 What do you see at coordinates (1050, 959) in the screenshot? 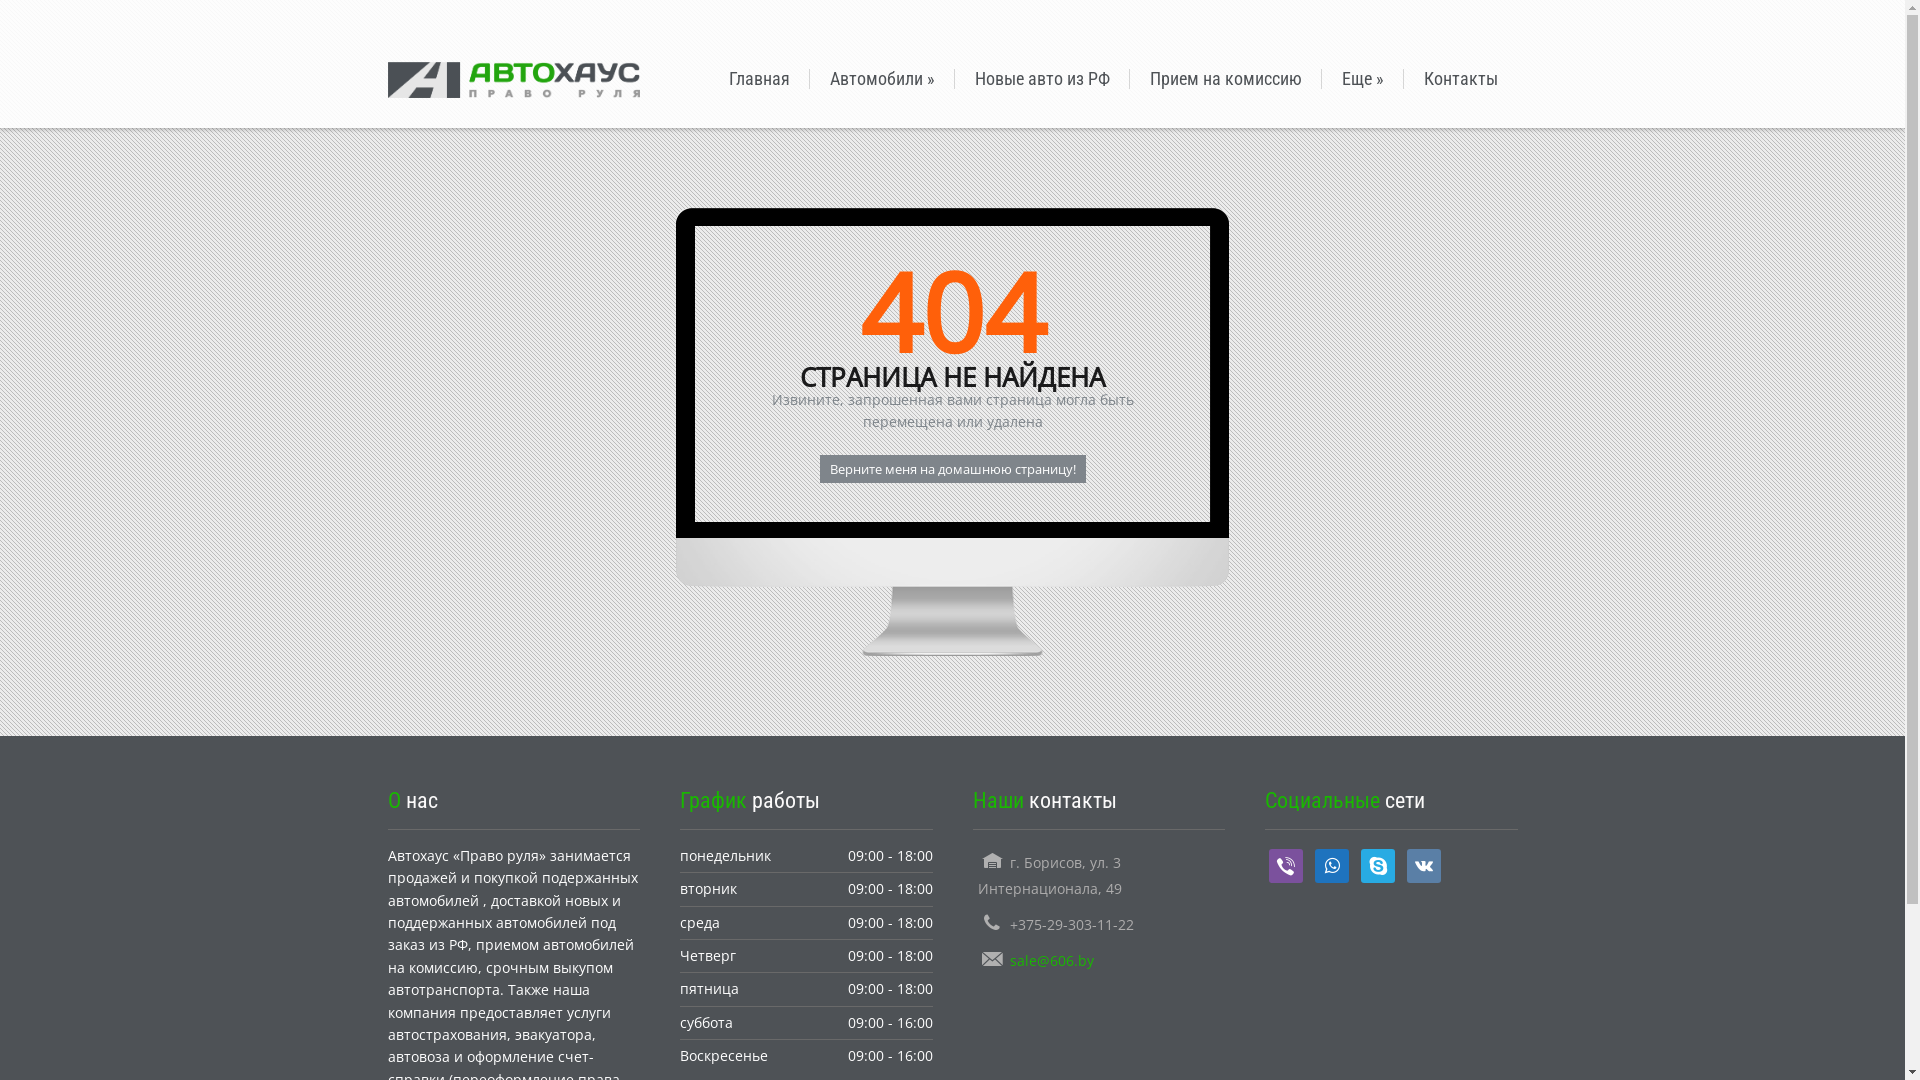
I see `'sale@606.by'` at bounding box center [1050, 959].